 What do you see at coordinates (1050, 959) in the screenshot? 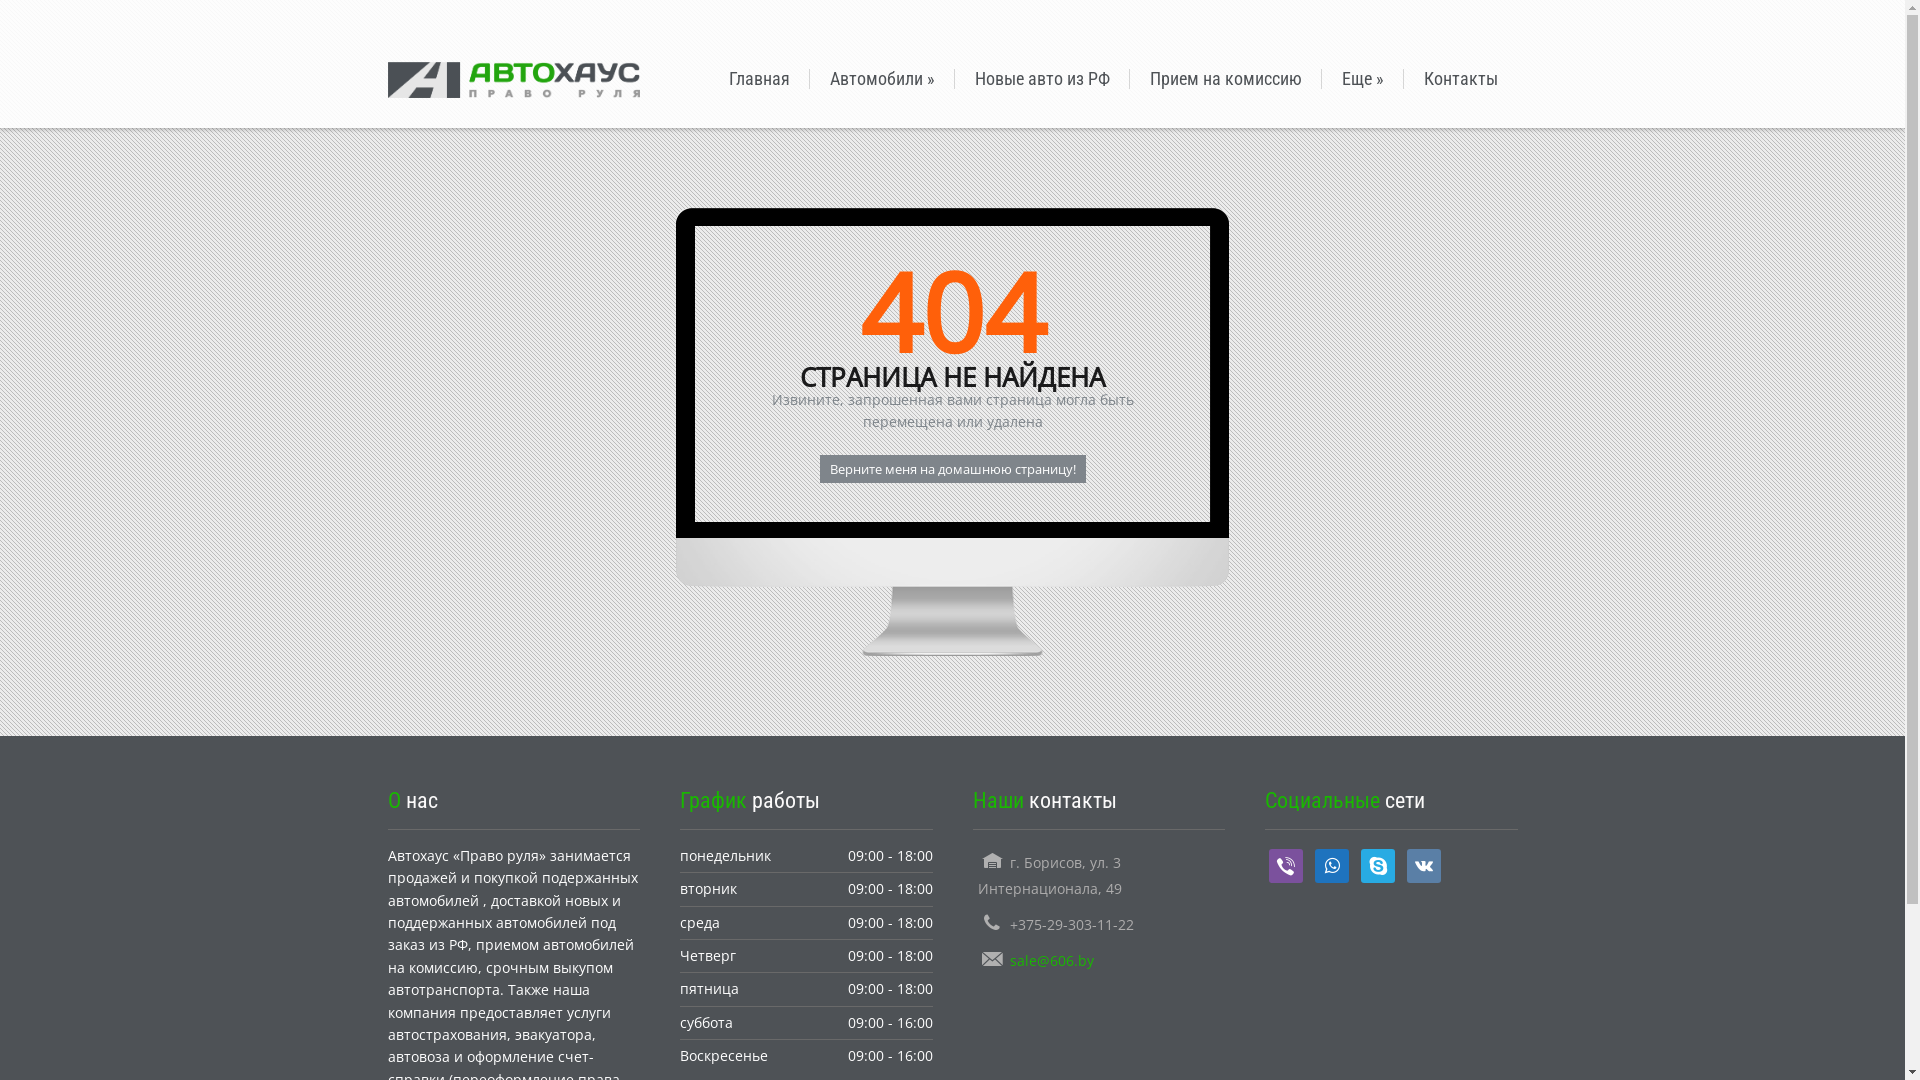
I see `'sale@606.by'` at bounding box center [1050, 959].